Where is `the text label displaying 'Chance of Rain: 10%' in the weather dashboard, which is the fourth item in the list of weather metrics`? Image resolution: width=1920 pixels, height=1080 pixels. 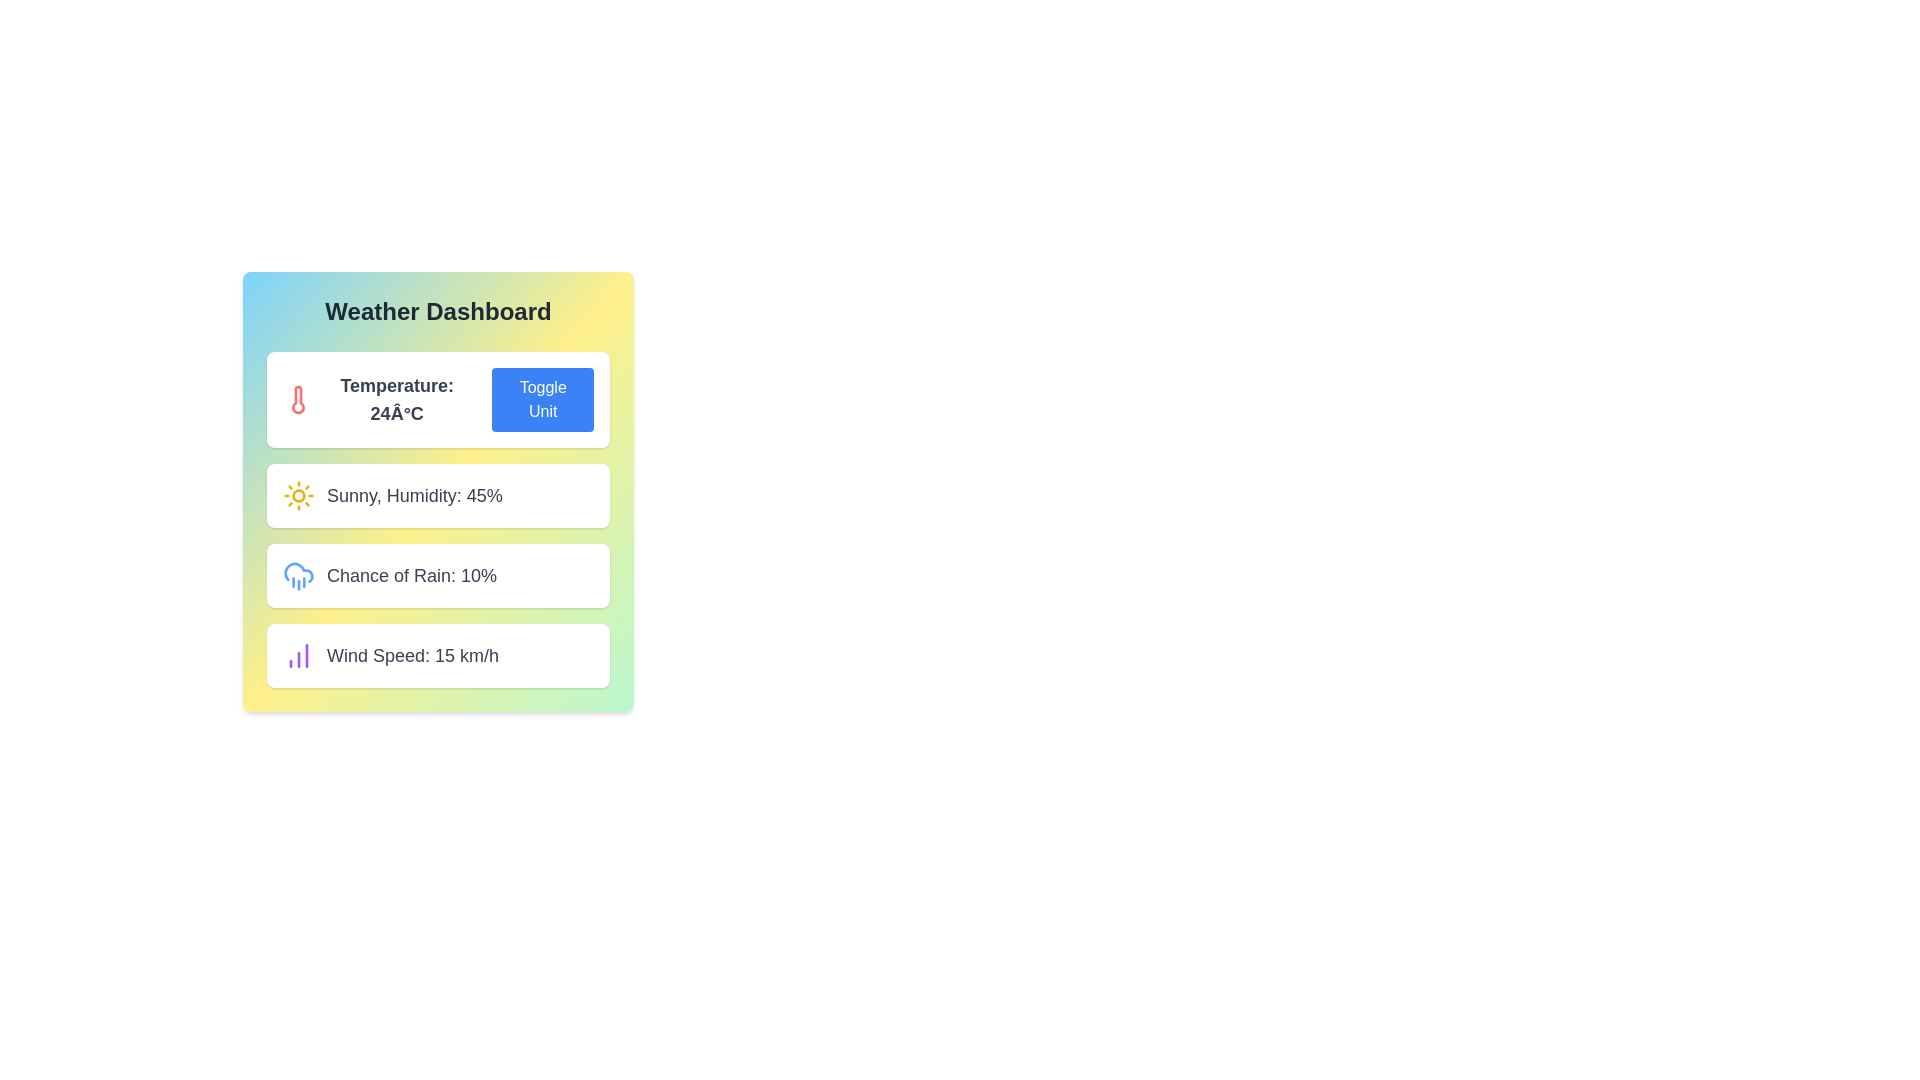 the text label displaying 'Chance of Rain: 10%' in the weather dashboard, which is the fourth item in the list of weather metrics is located at coordinates (411, 575).